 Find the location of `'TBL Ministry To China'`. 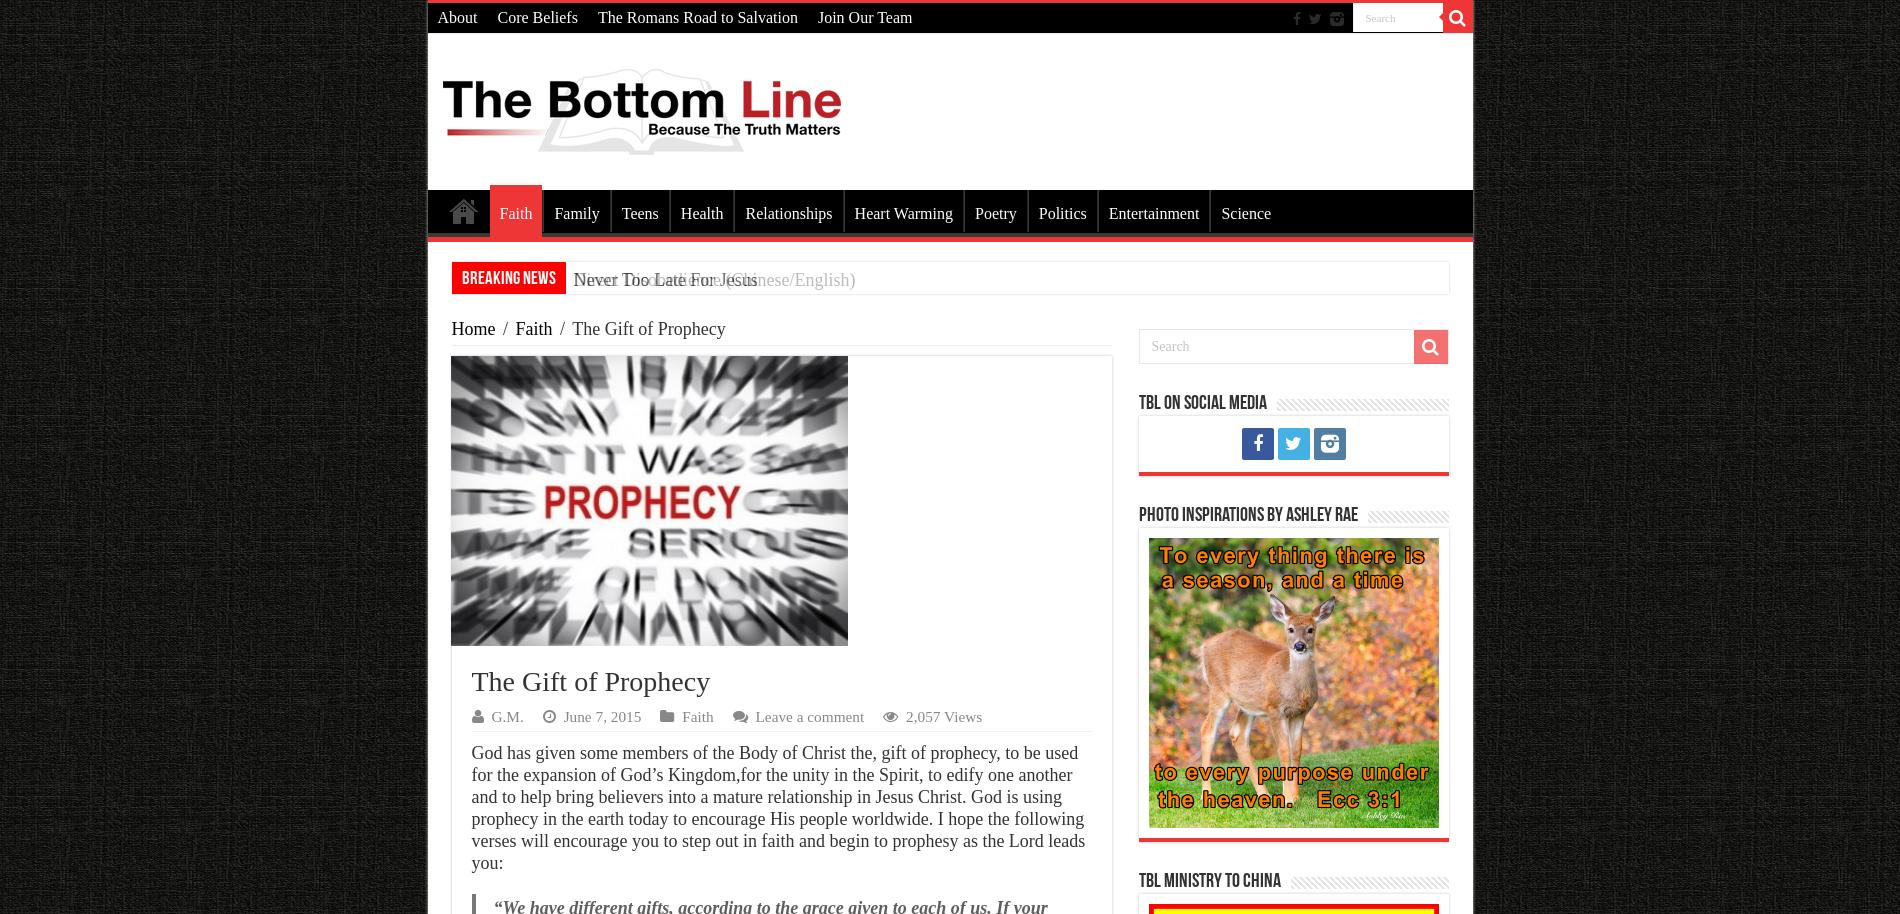

'TBL Ministry To China' is located at coordinates (1207, 881).